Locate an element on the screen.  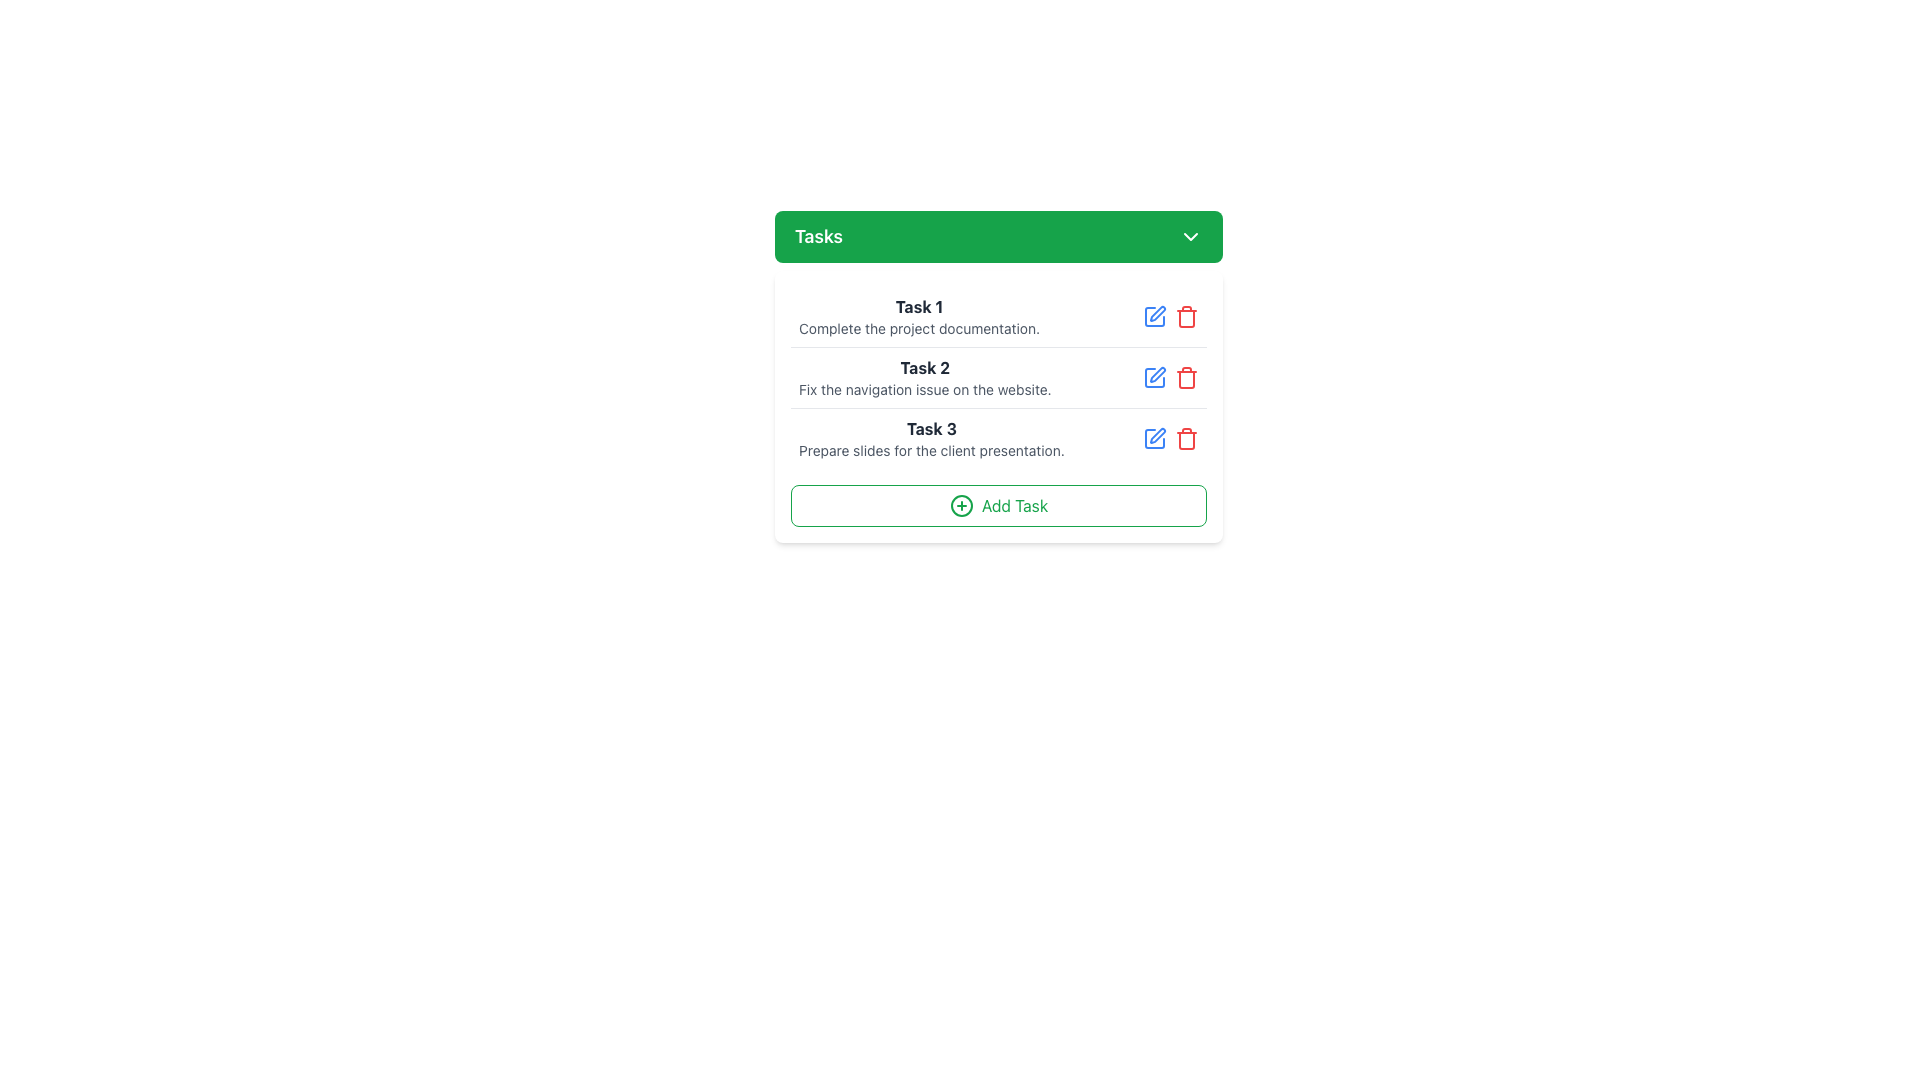
the drop-down icon located on the right side of the green 'Tasks' header is located at coordinates (1190, 235).